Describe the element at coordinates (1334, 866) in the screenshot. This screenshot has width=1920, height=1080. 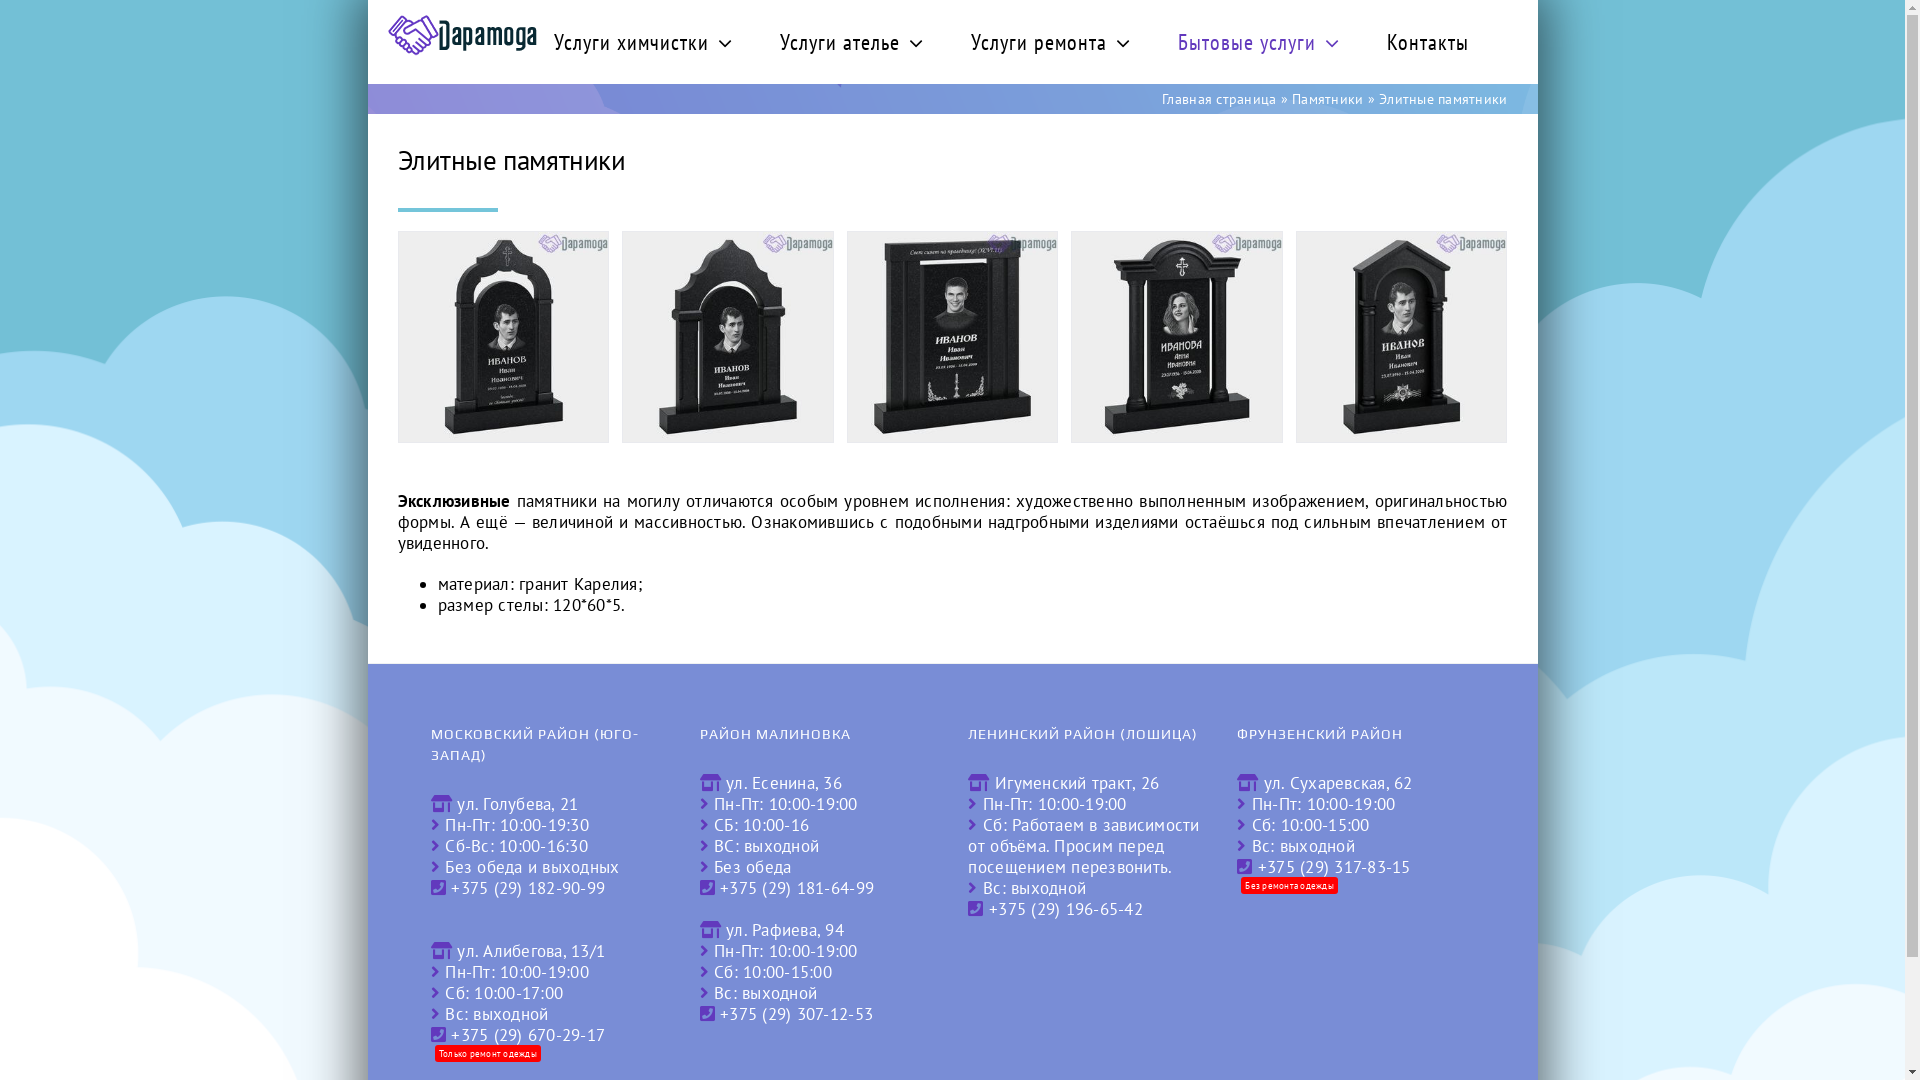
I see `'+375 (29) 317-83-15'` at that location.